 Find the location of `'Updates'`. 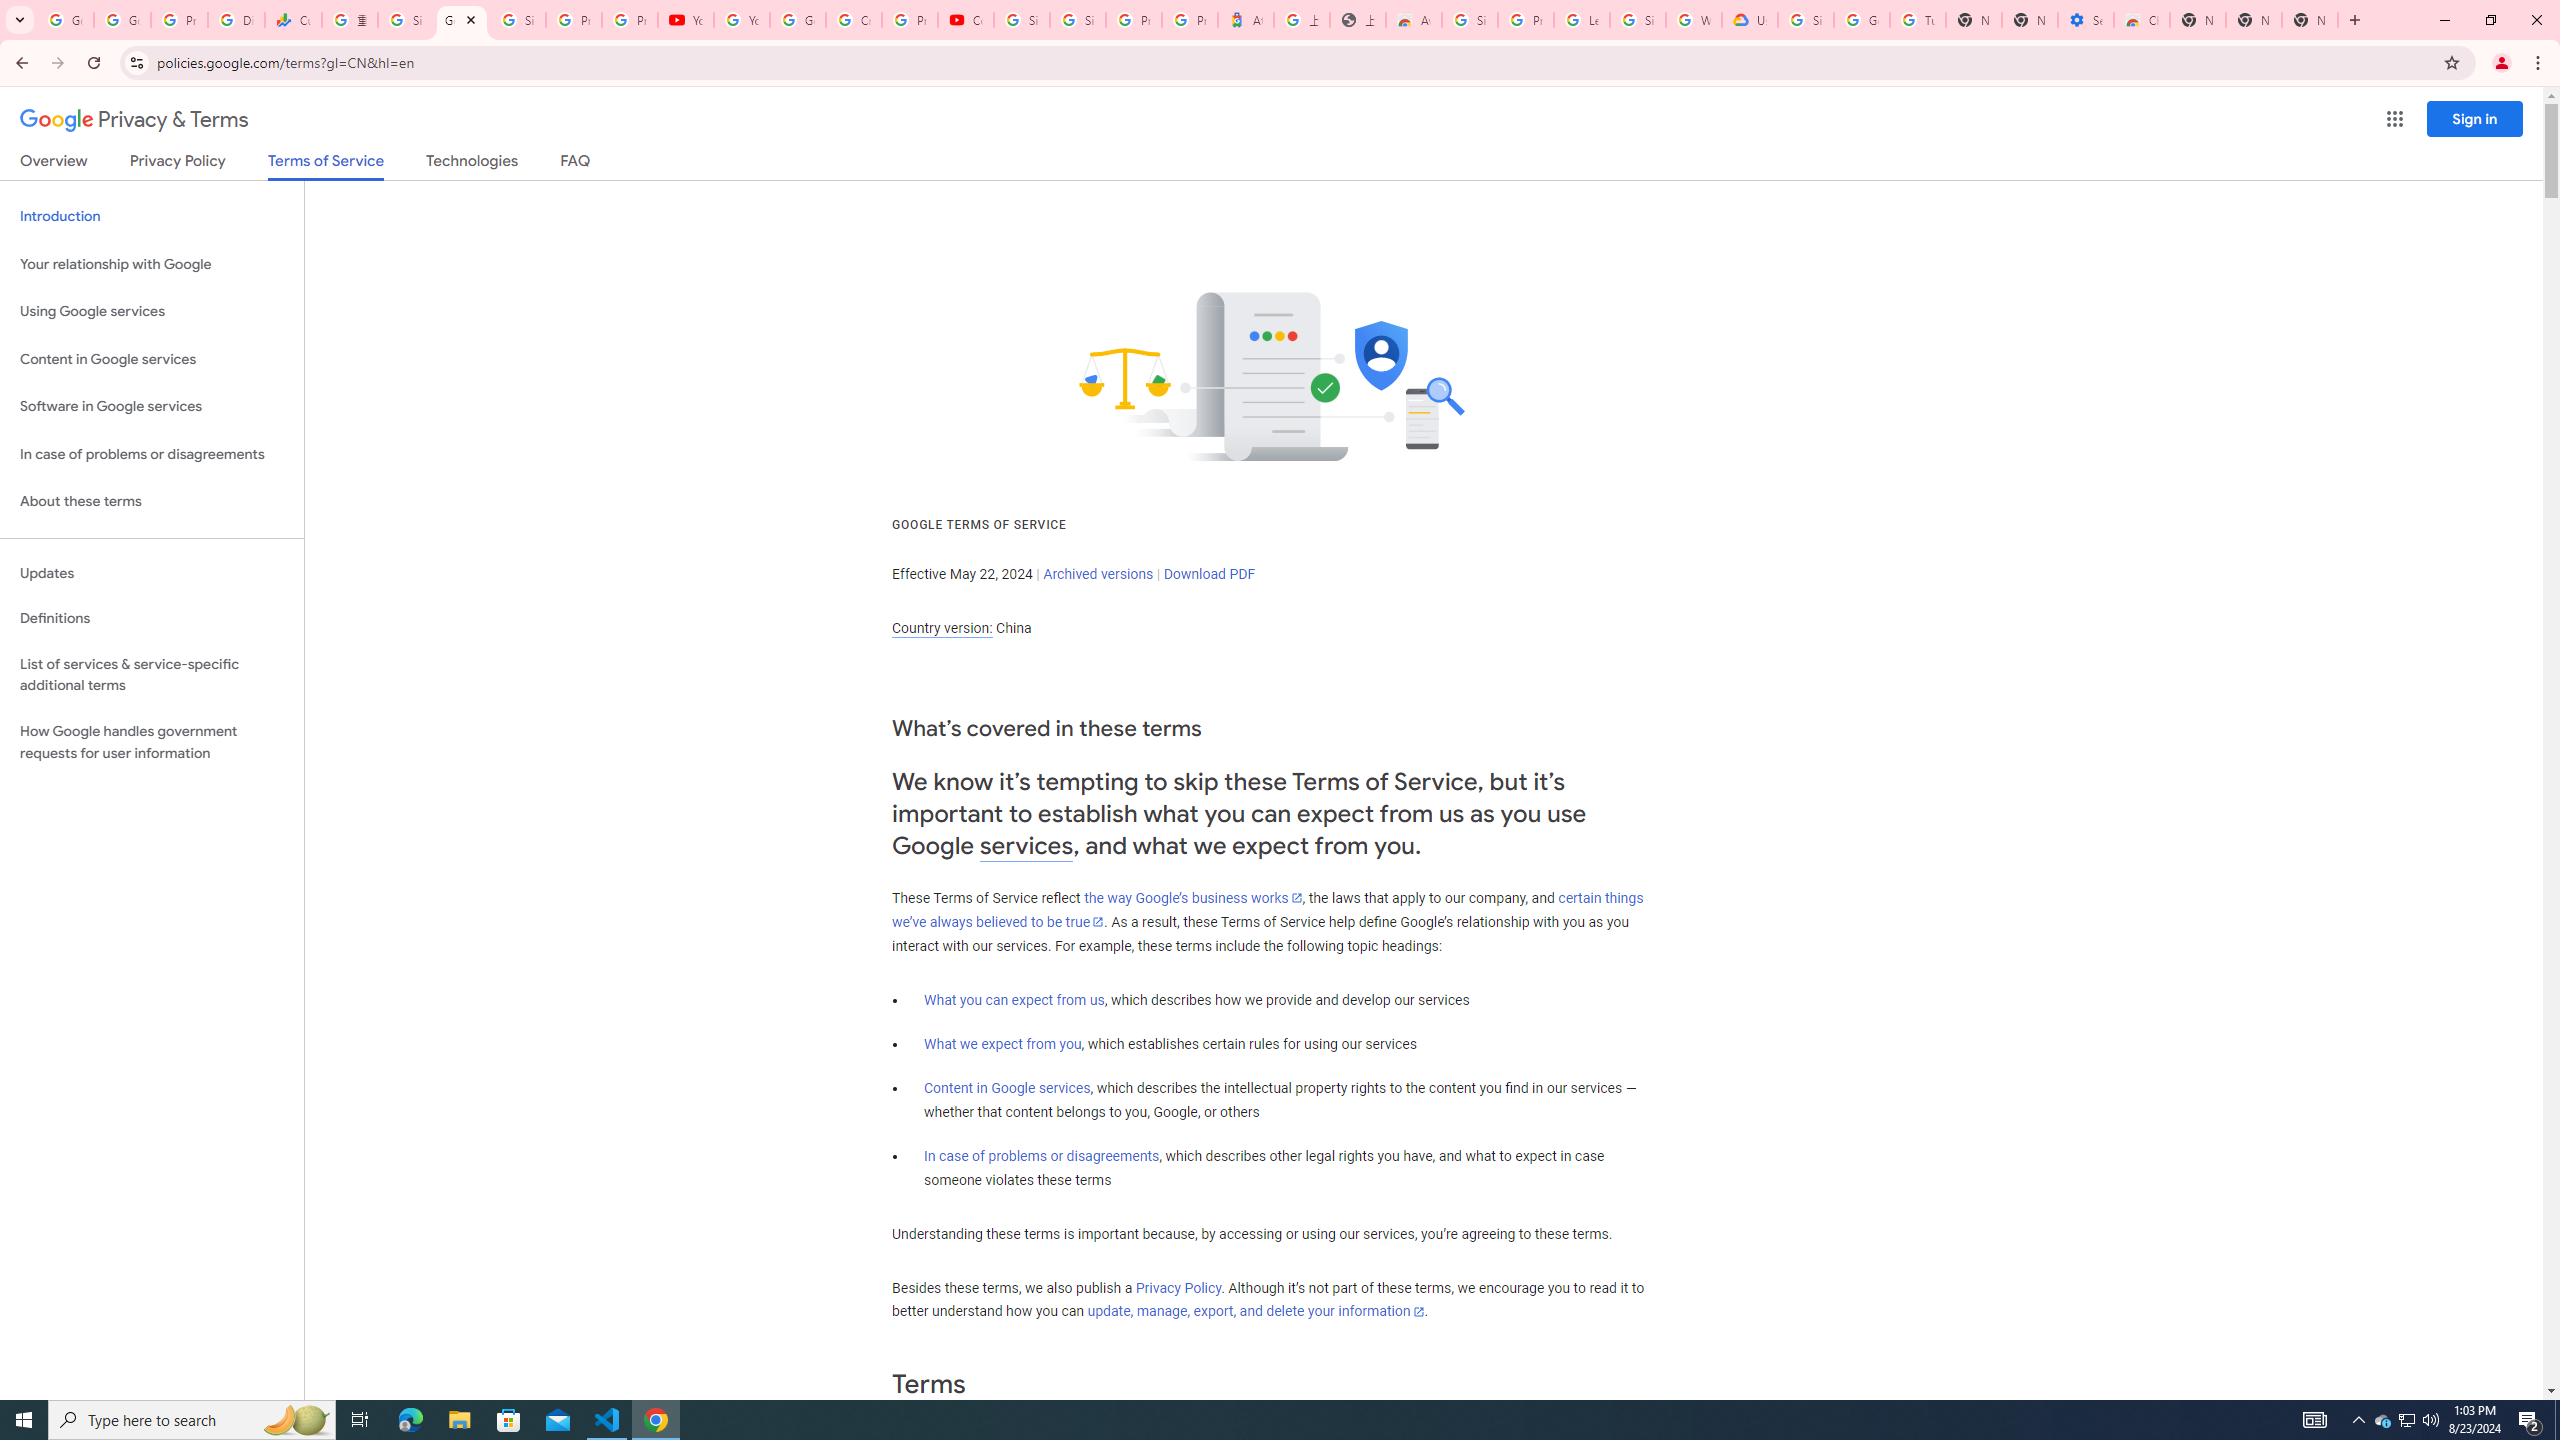

'Updates' is located at coordinates (151, 572).